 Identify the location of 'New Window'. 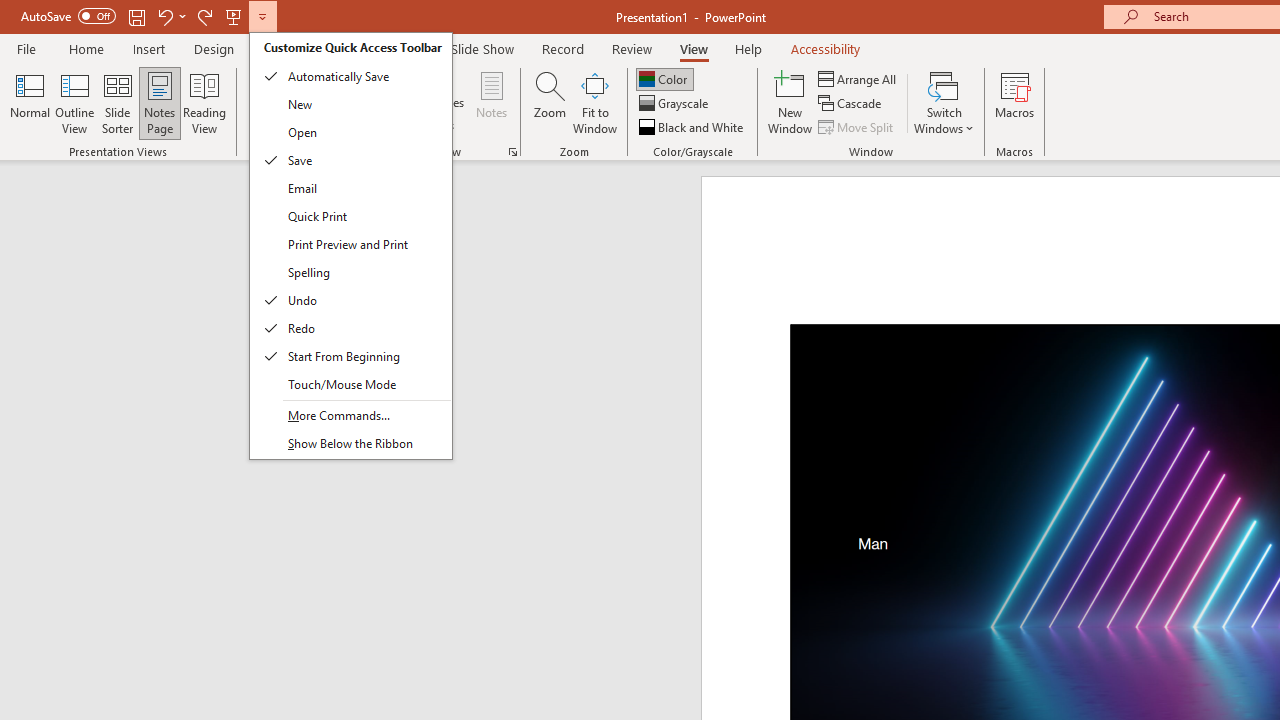
(789, 103).